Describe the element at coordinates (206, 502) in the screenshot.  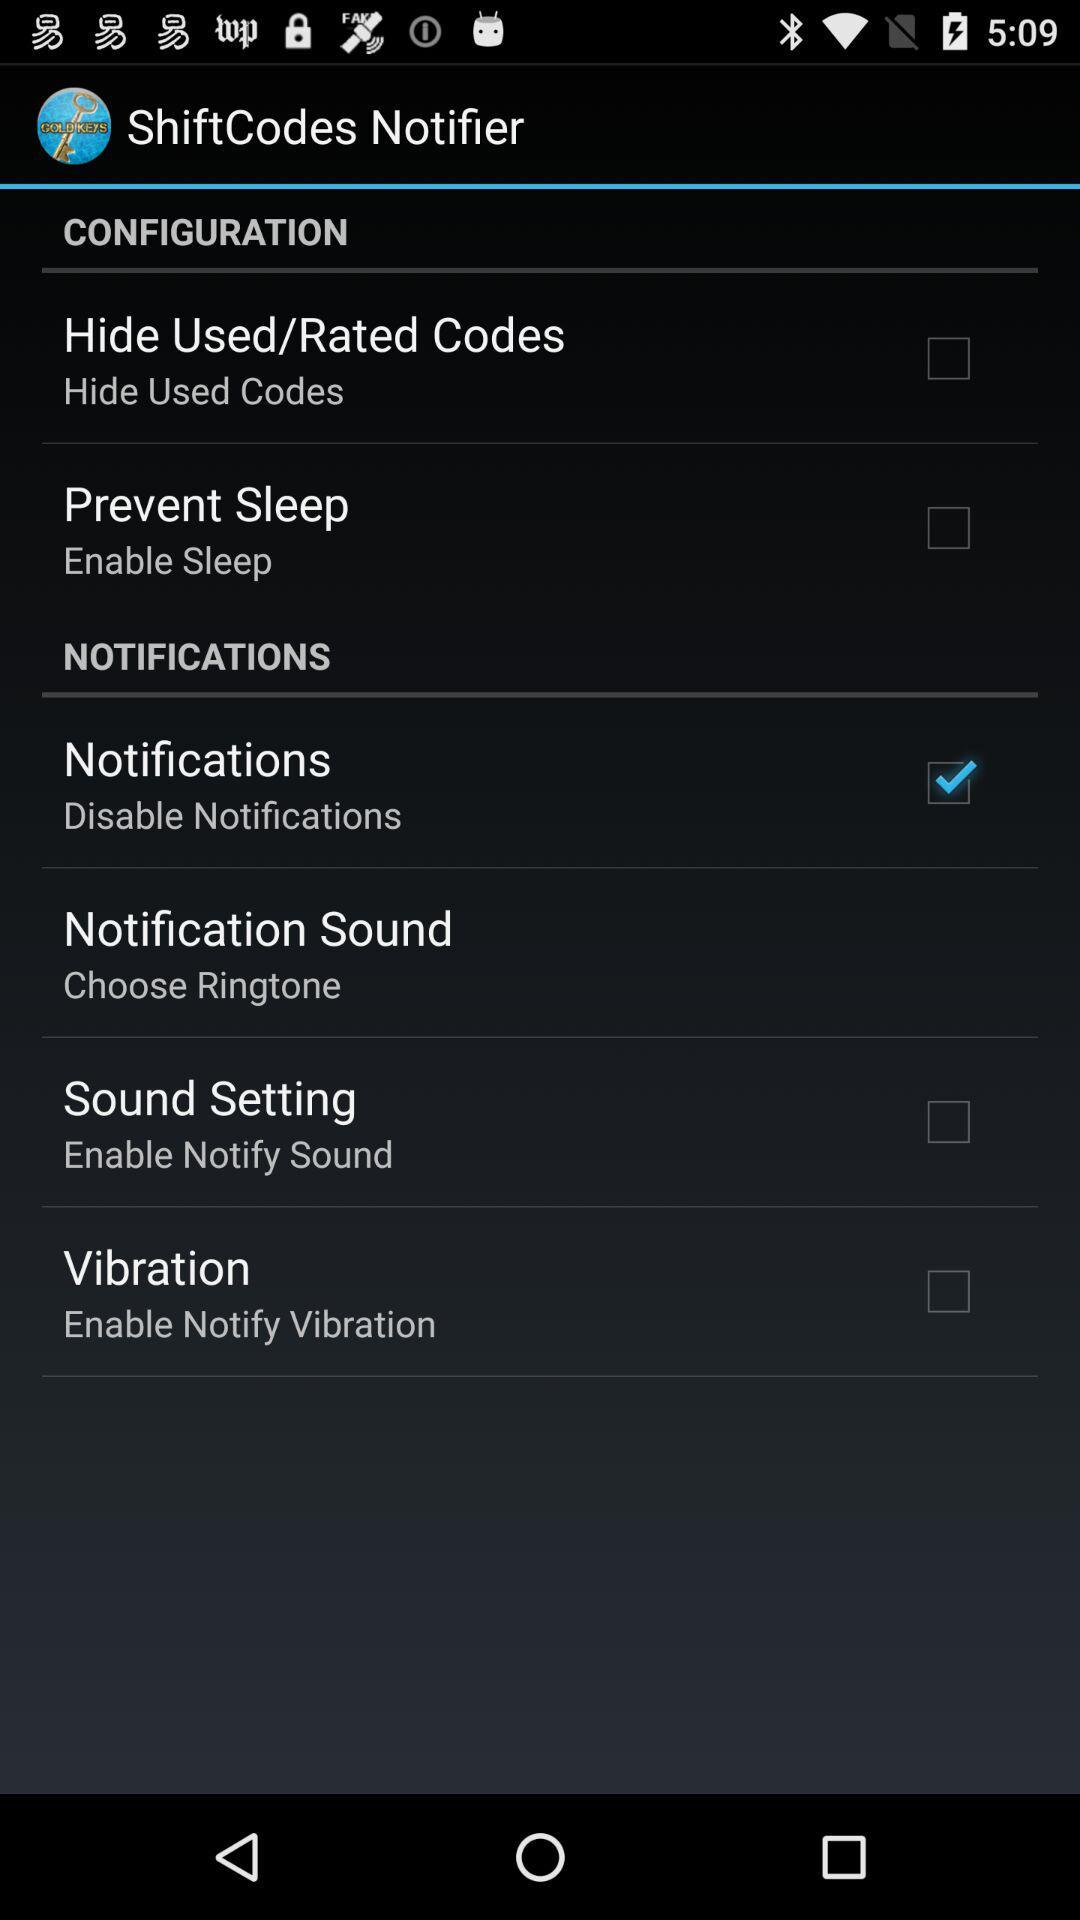
I see `prevent sleep` at that location.